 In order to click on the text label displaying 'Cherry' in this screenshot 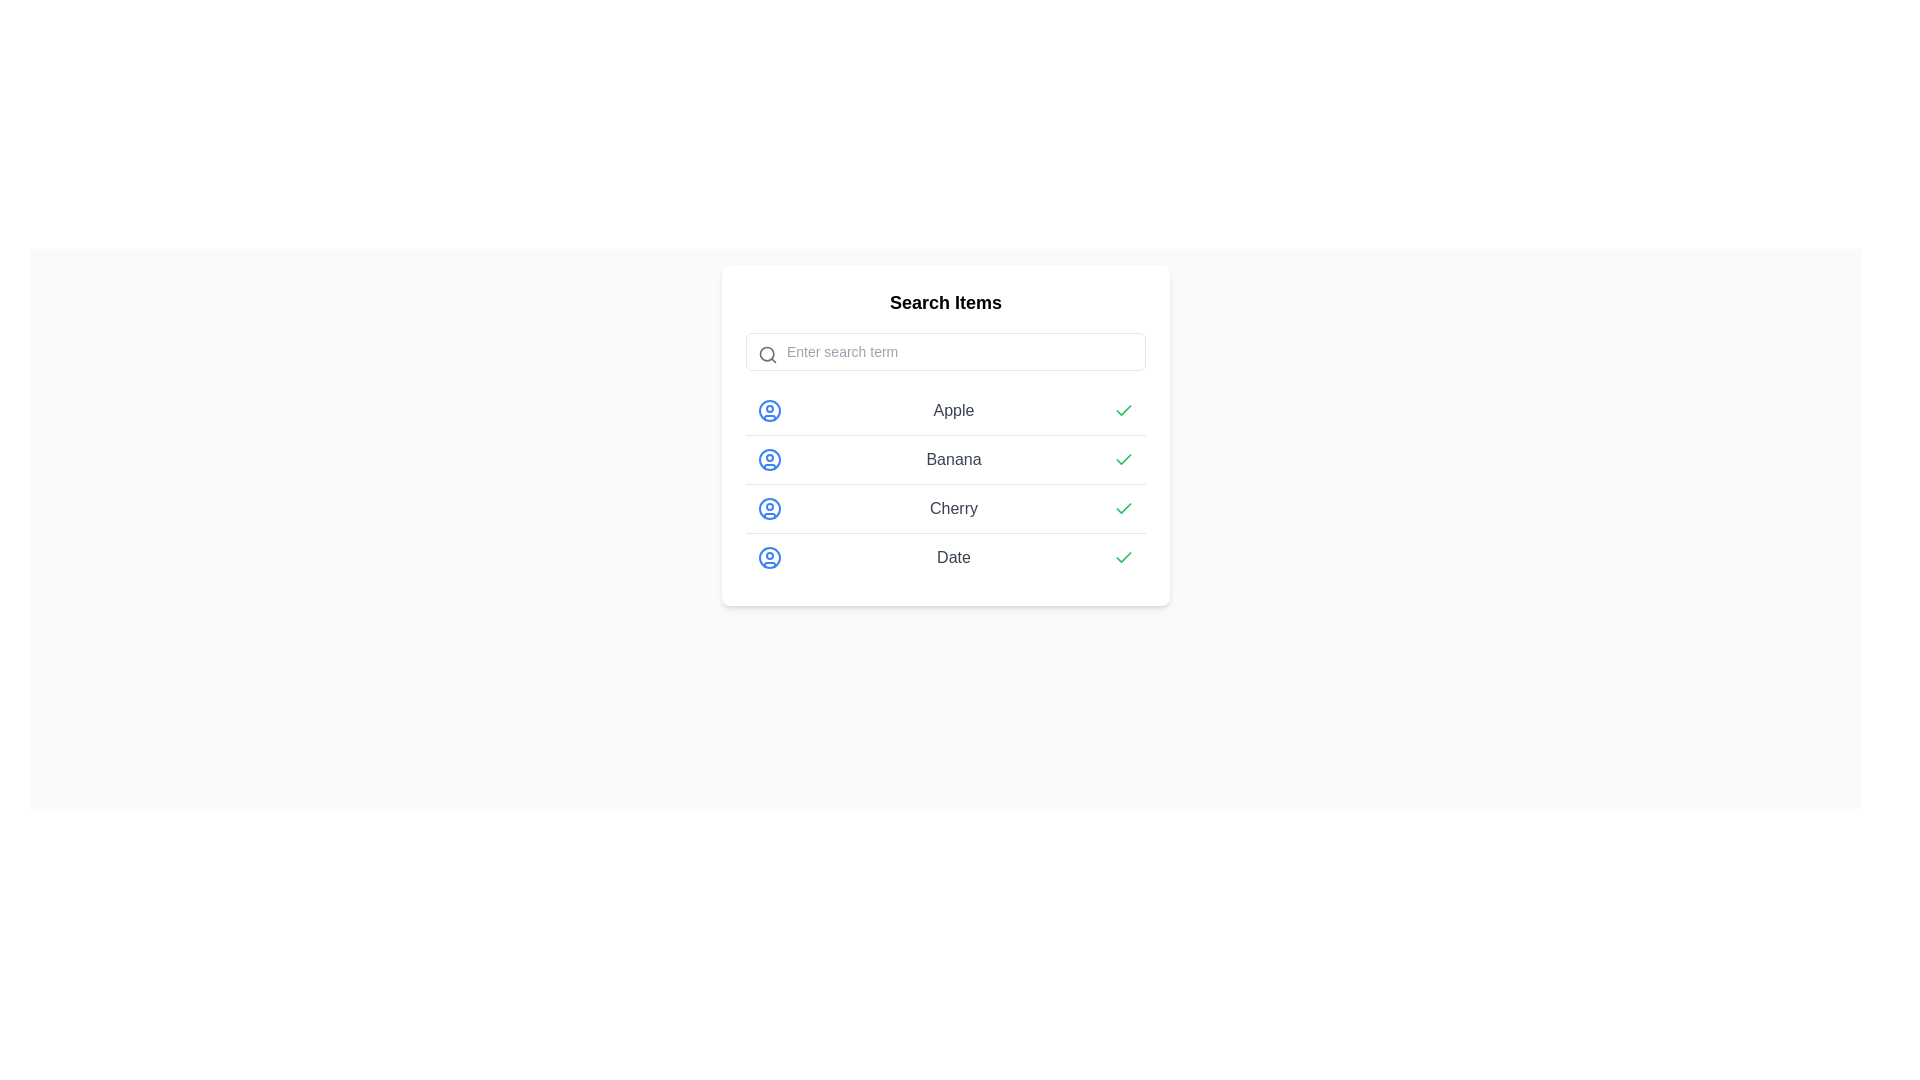, I will do `click(953, 508)`.